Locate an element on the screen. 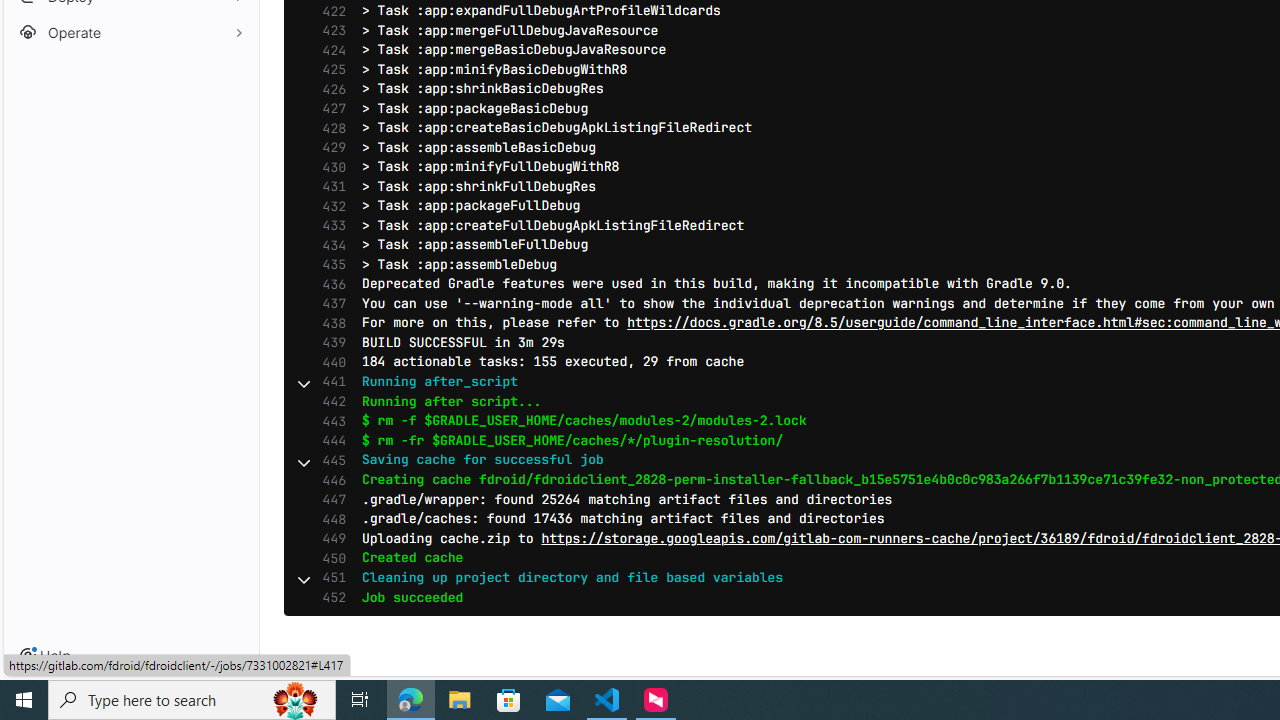 This screenshot has width=1280, height=720. '425' is located at coordinates (329, 68).